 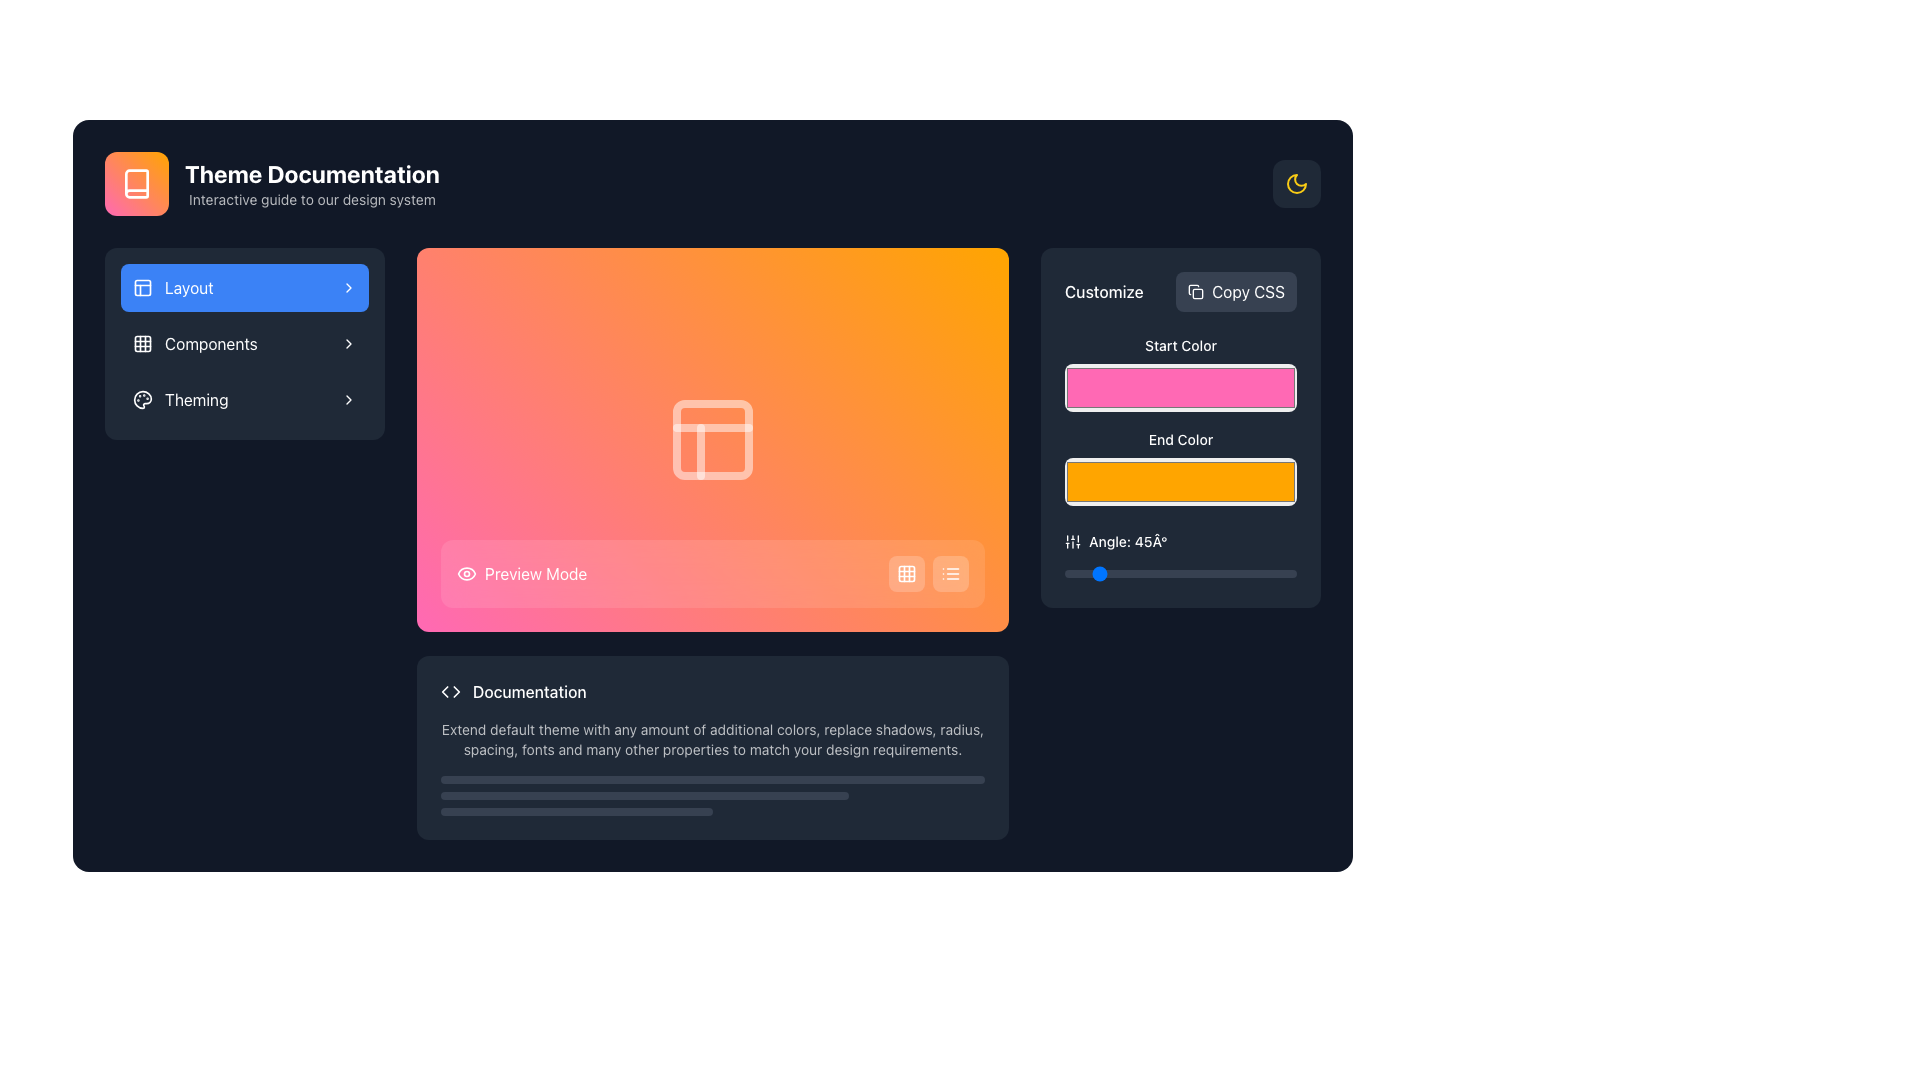 What do you see at coordinates (1296, 184) in the screenshot?
I see `the yellow crescent moon icon located in the top-right corner of the interface` at bounding box center [1296, 184].